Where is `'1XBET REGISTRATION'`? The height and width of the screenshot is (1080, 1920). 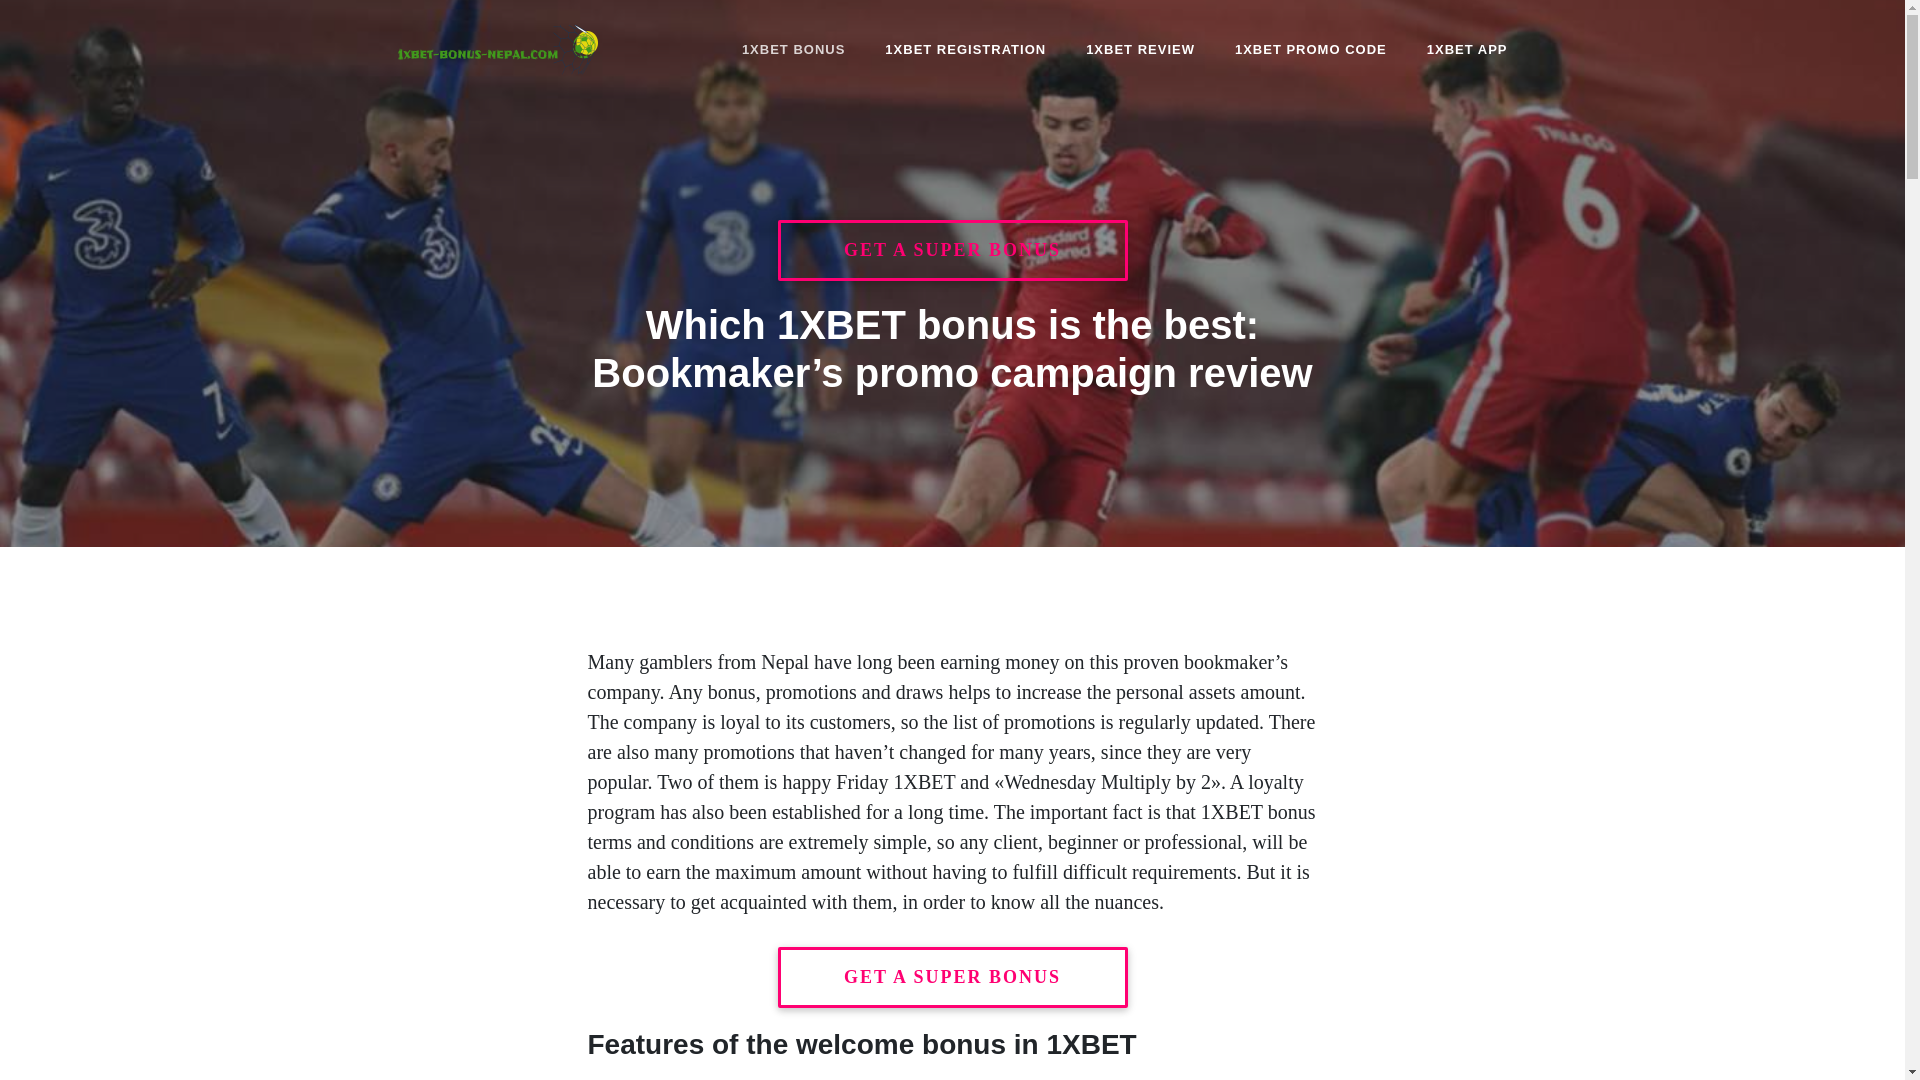
'1XBET REGISTRATION' is located at coordinates (965, 48).